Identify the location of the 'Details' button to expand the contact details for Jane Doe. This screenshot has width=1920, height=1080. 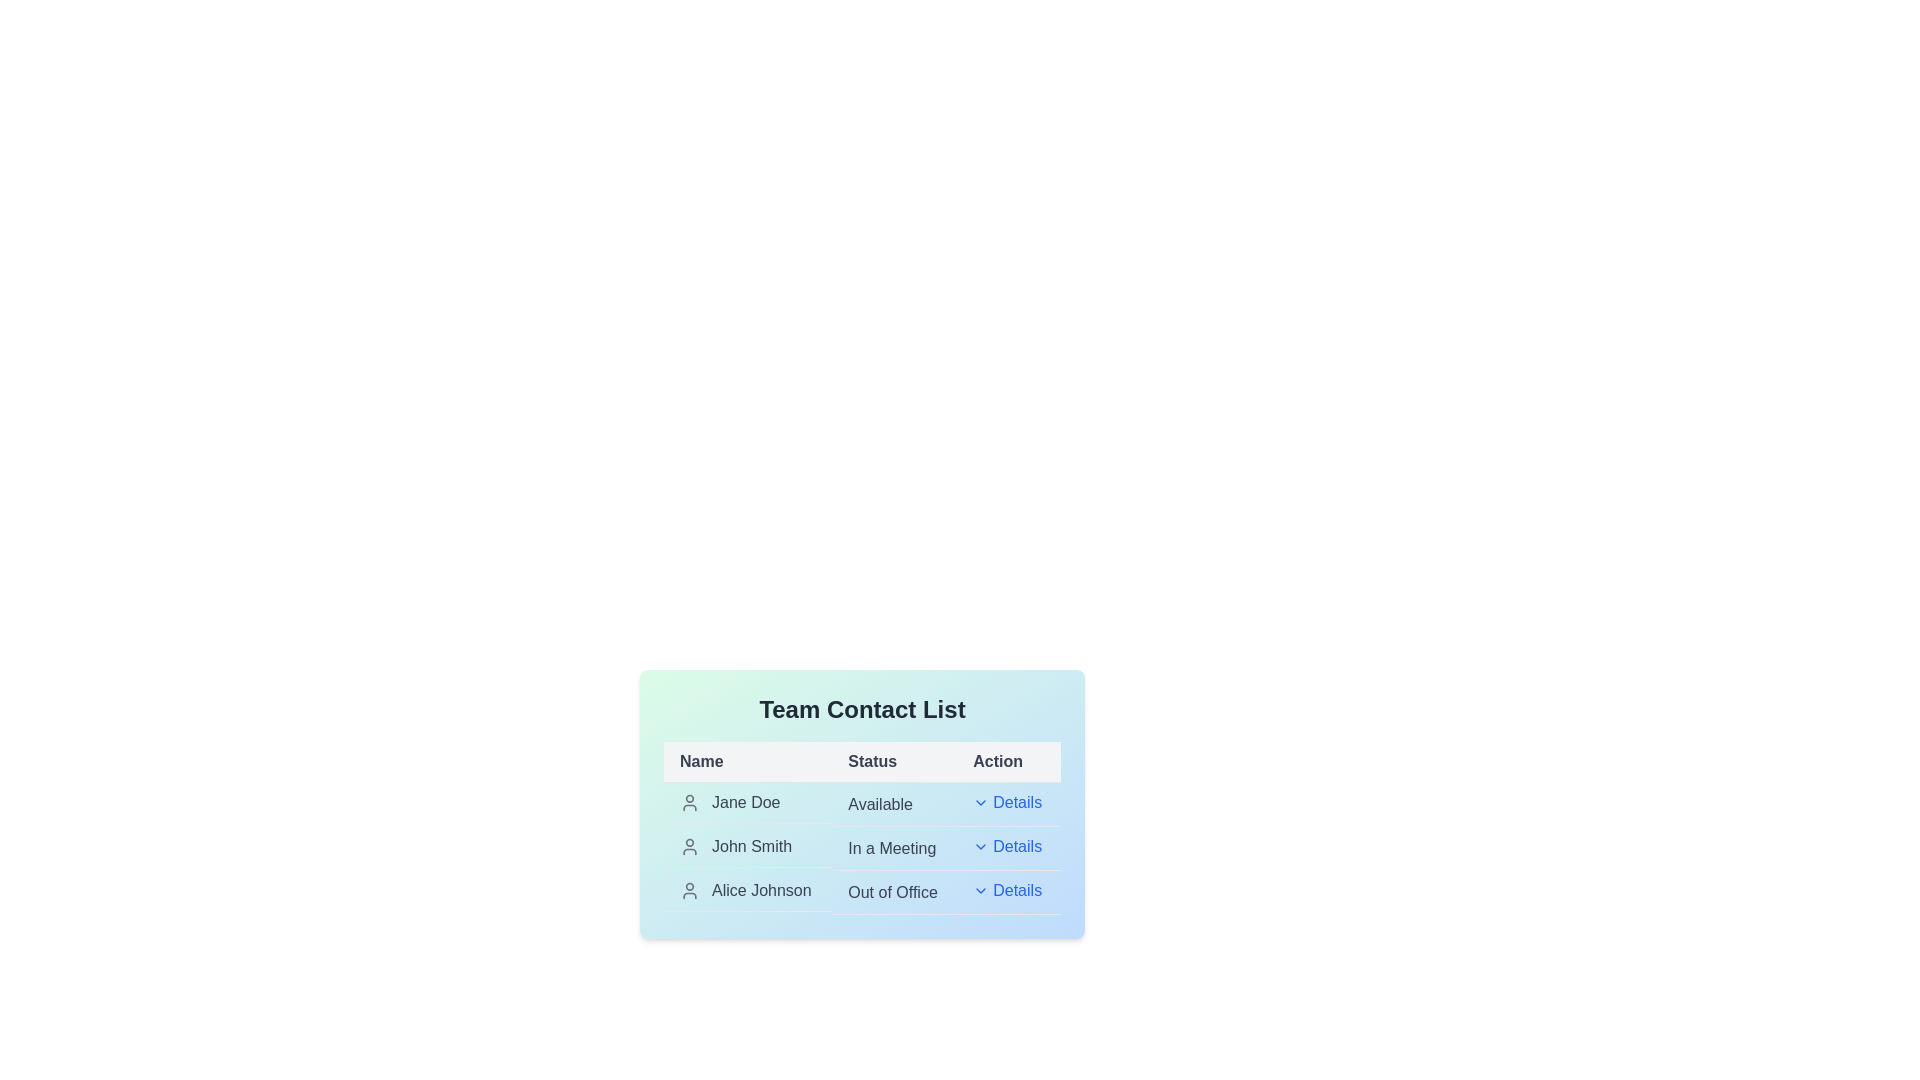
(1007, 801).